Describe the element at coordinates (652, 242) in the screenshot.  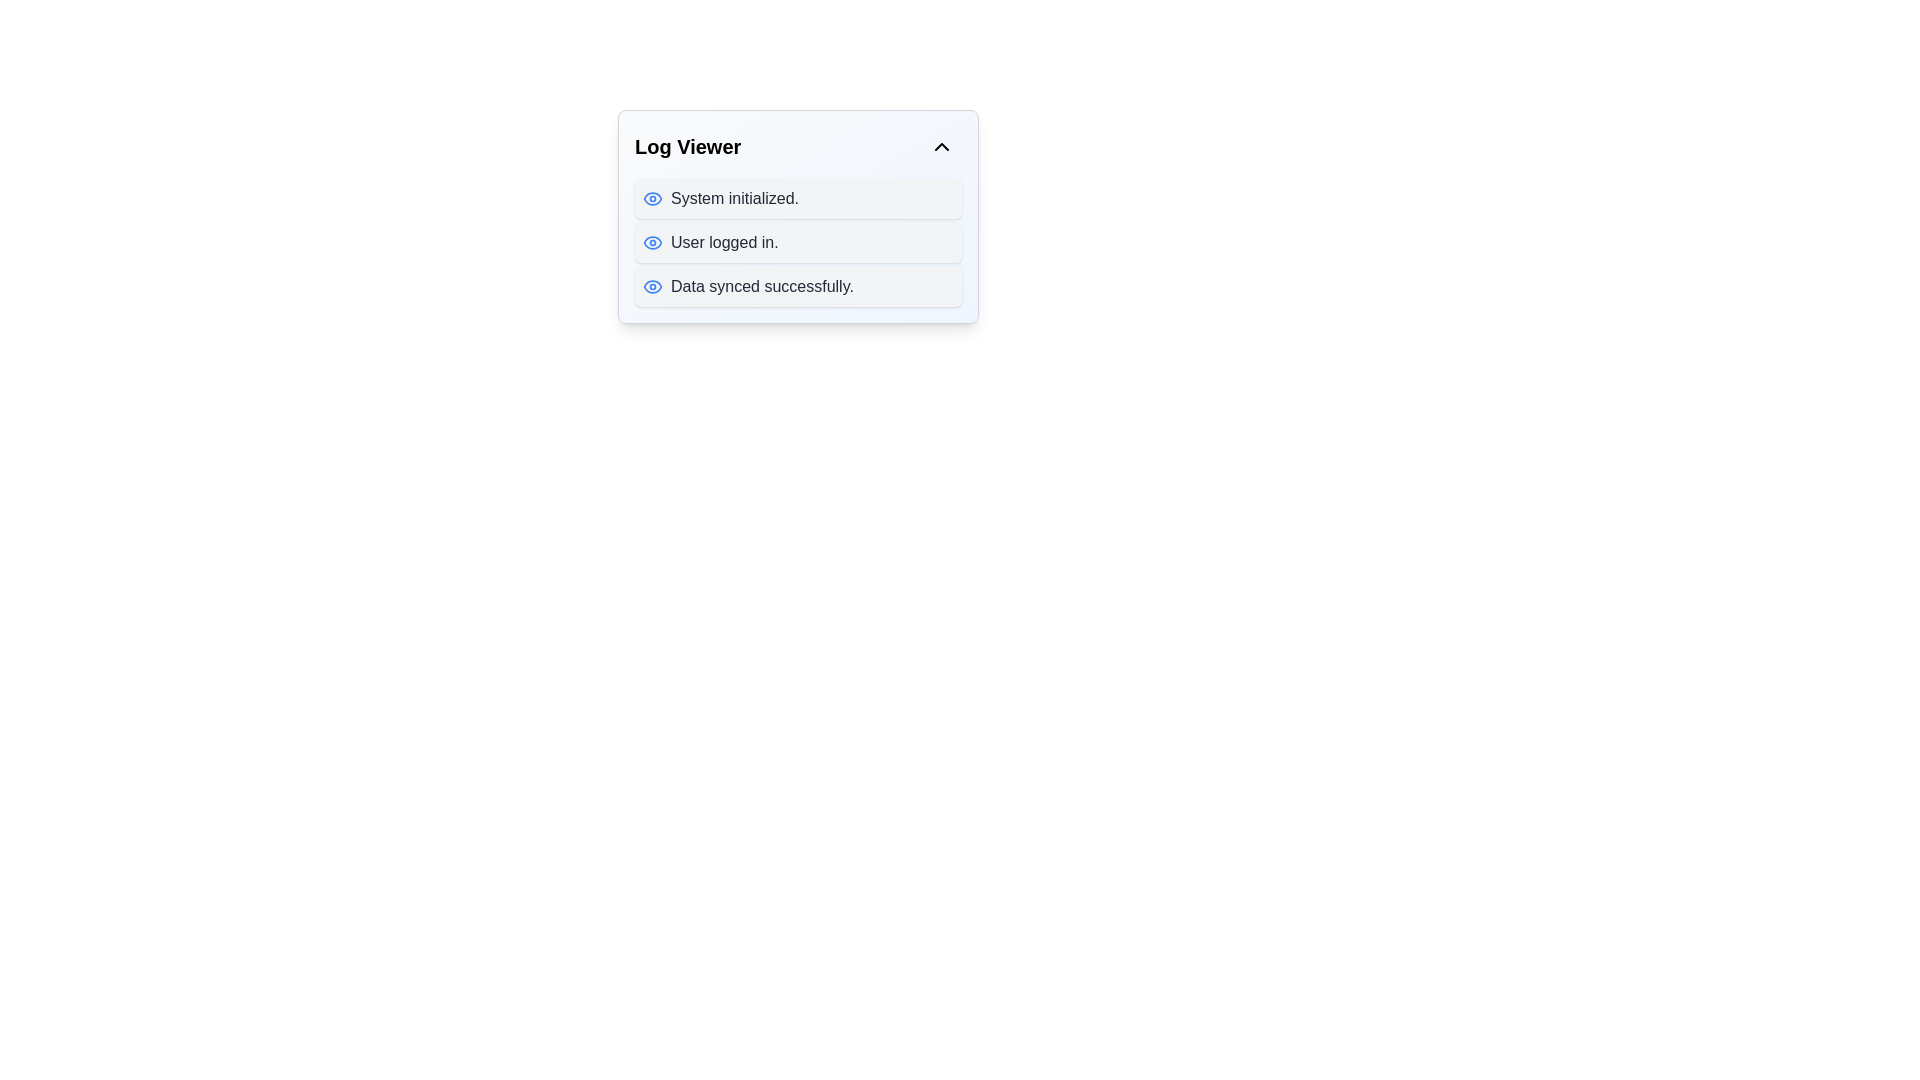
I see `the eye-shaped icon with a blue outline located in the second log entry of the log viewer, to the left of 'User logged in.' to interact or reveal additional information` at that location.